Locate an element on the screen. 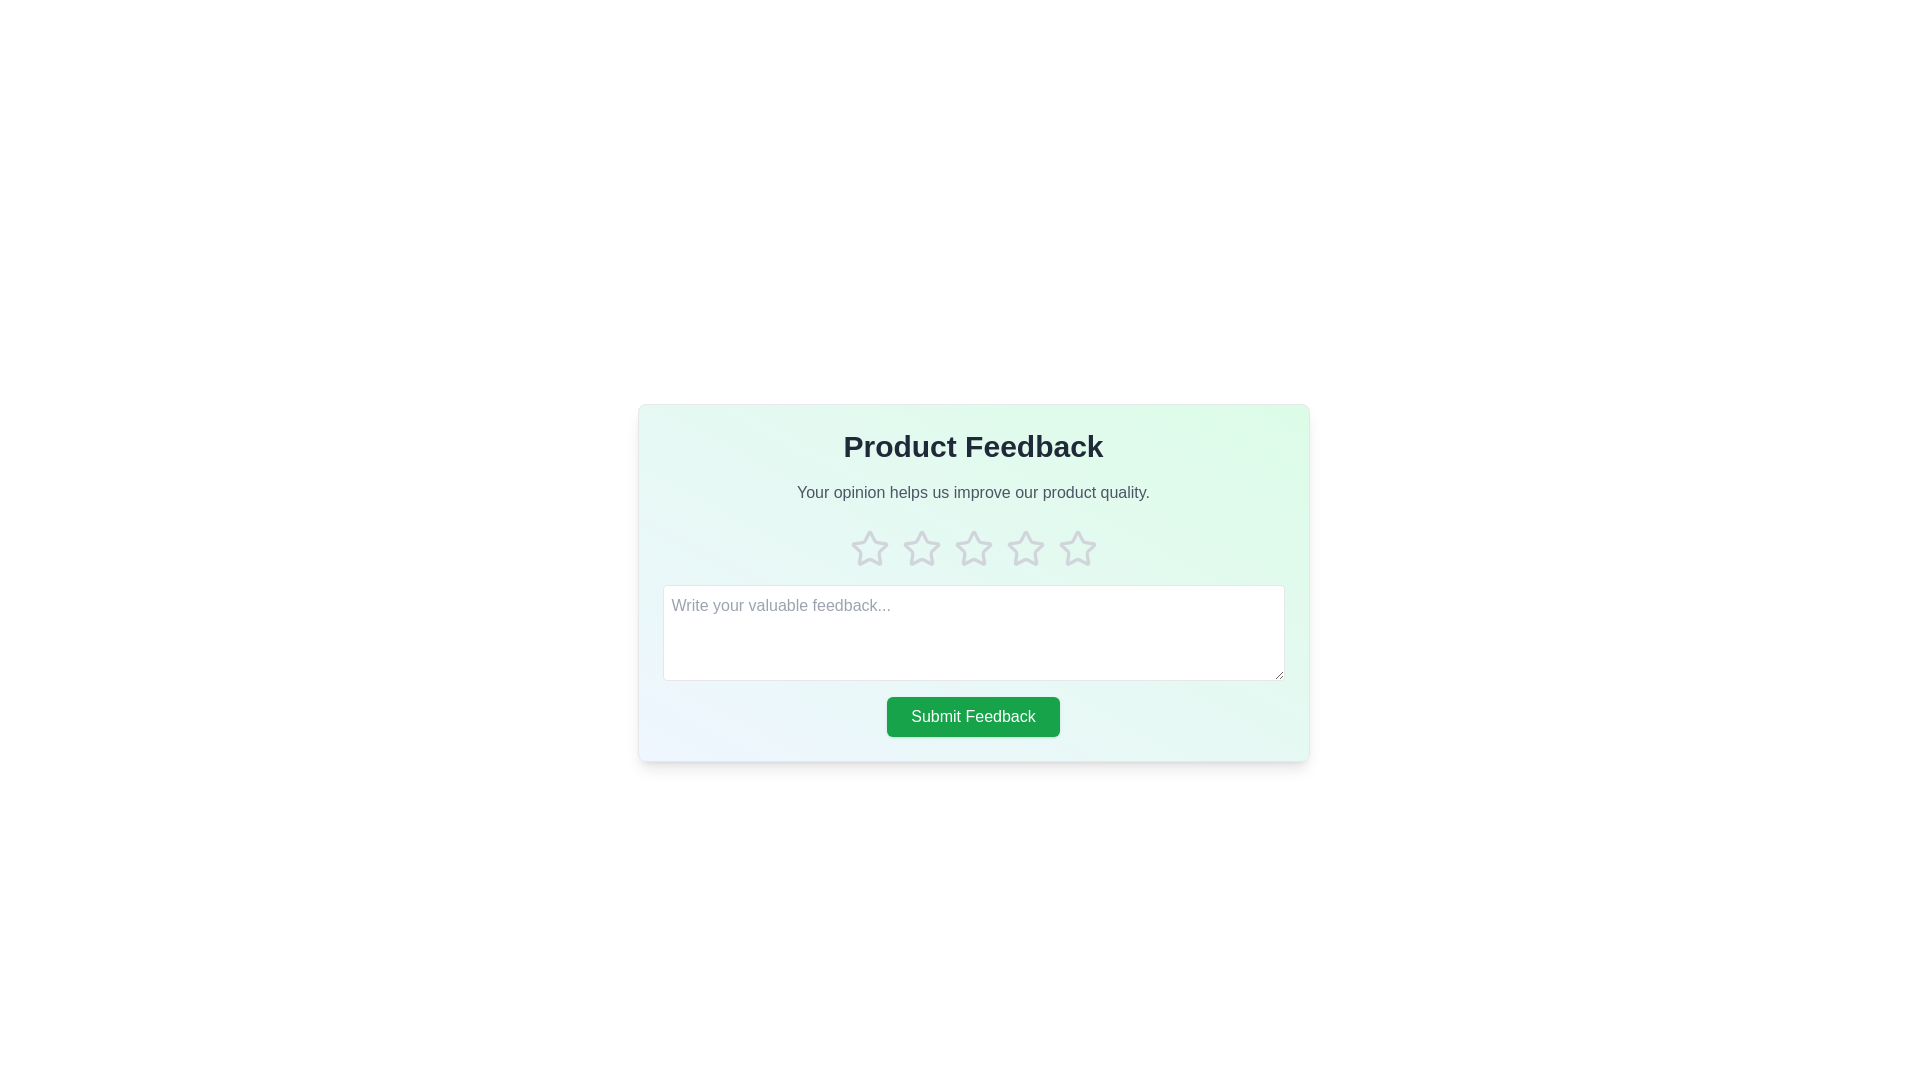 This screenshot has width=1920, height=1080. the fifth rating star icon to animate it, which signifies the maximum rating given by the user is located at coordinates (1076, 548).